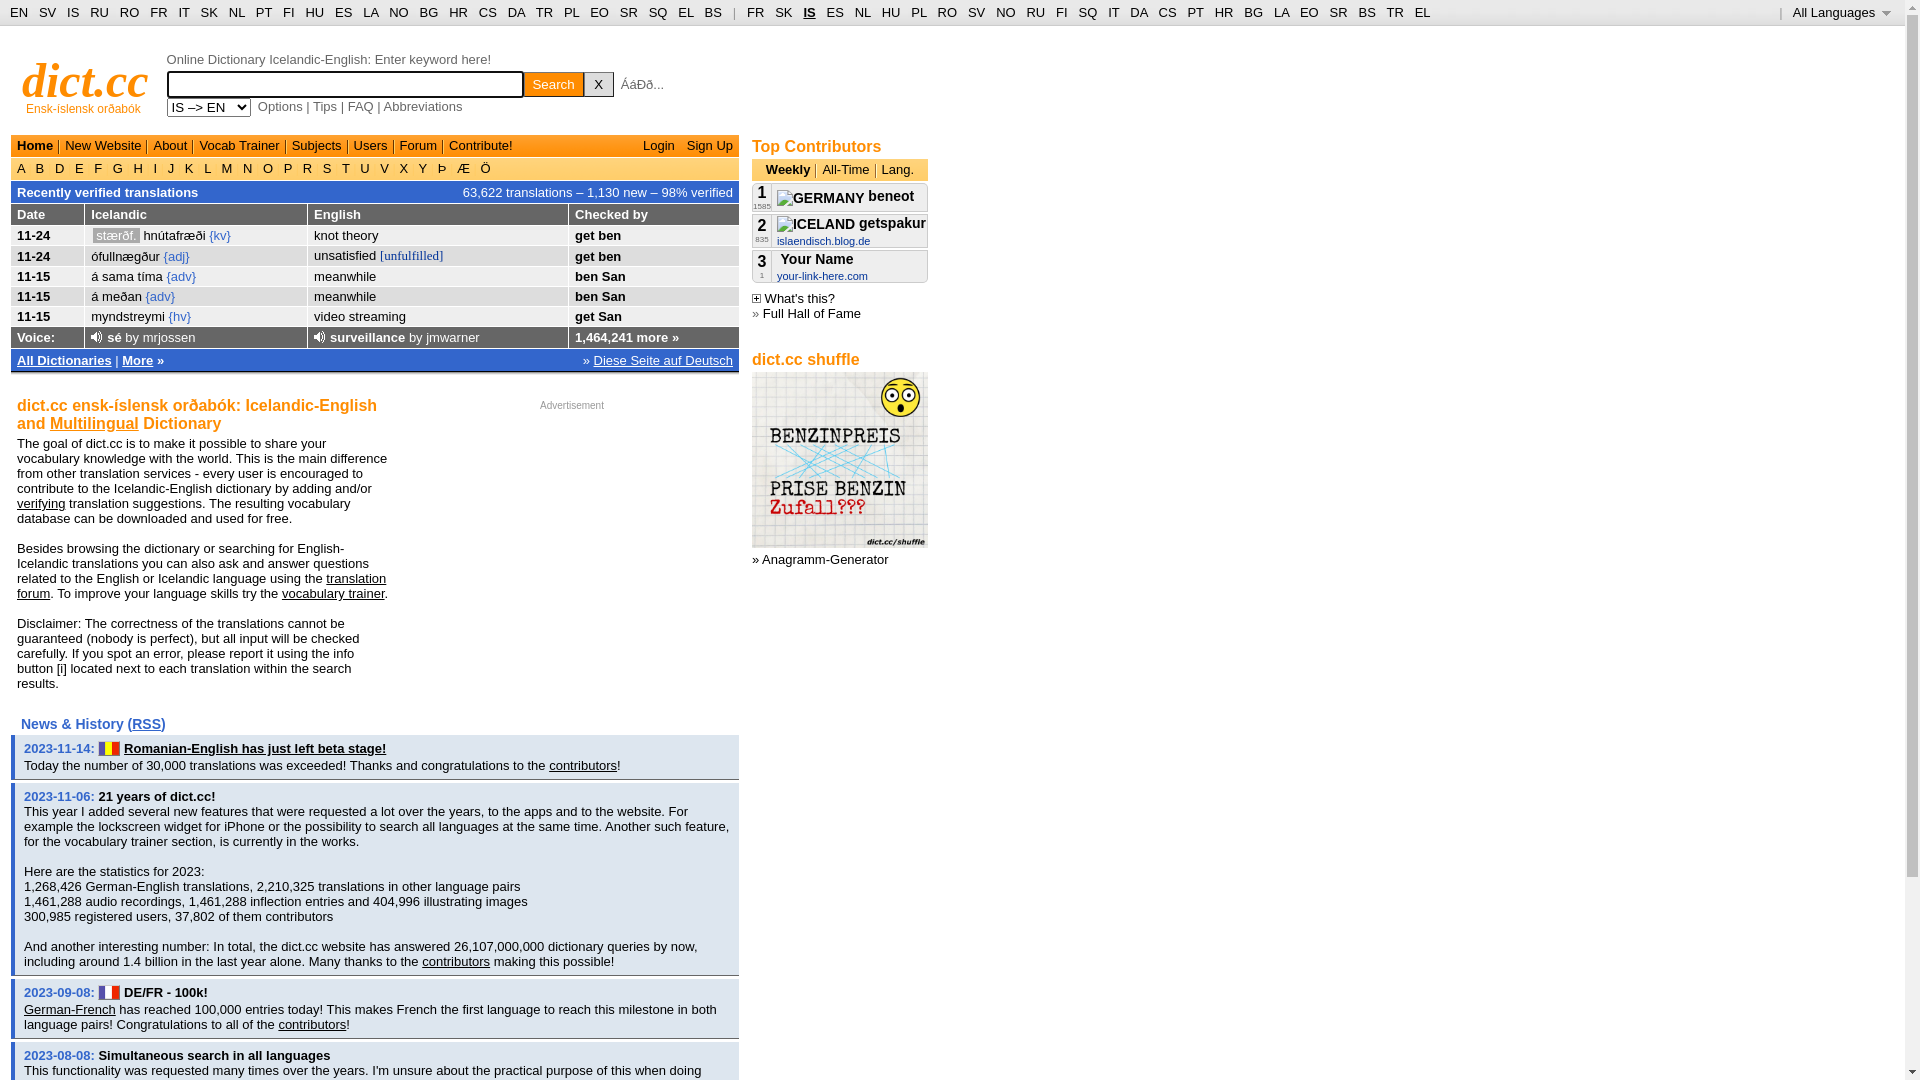 This screenshot has height=1080, width=1920. I want to click on 'San', so click(613, 276).